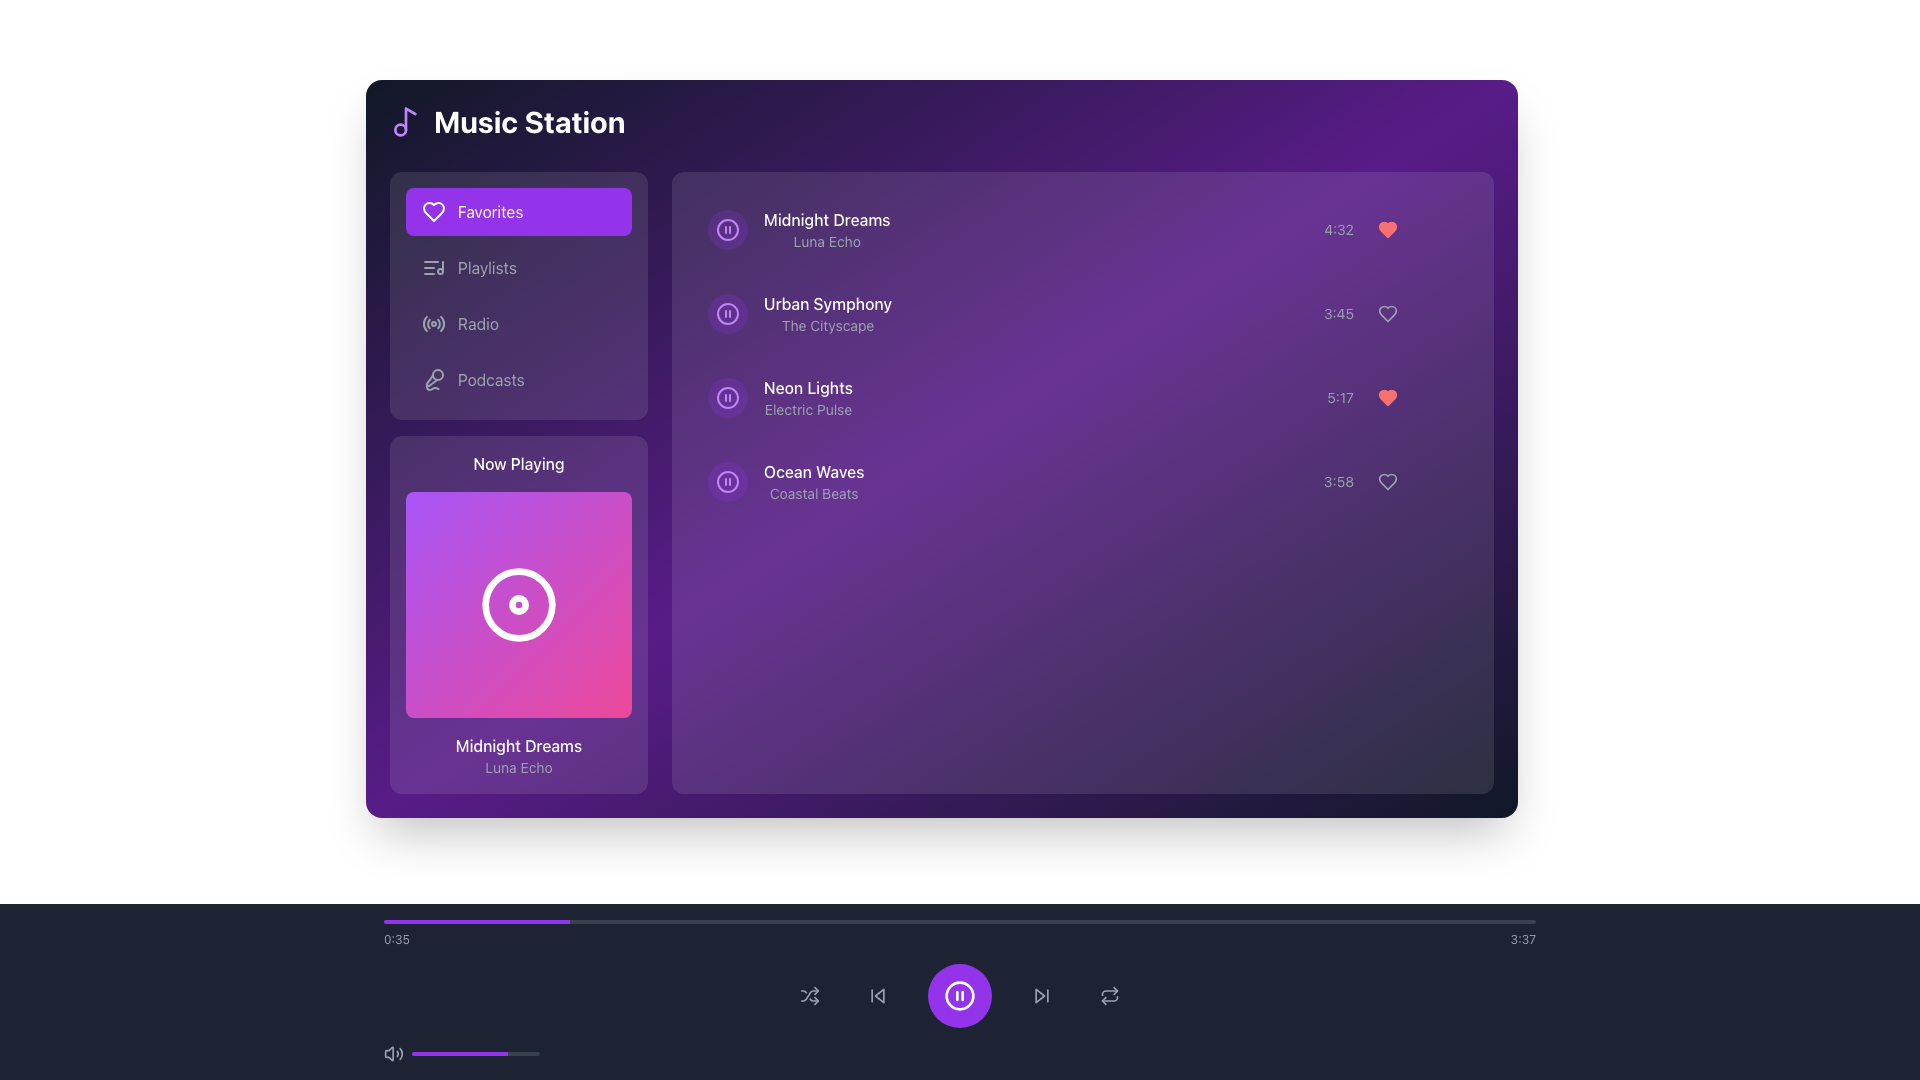 The image size is (1920, 1080). What do you see at coordinates (475, 921) in the screenshot?
I see `the purple-filled progress bar segment that indicates progress within the gray background track at the bottom of the interface` at bounding box center [475, 921].